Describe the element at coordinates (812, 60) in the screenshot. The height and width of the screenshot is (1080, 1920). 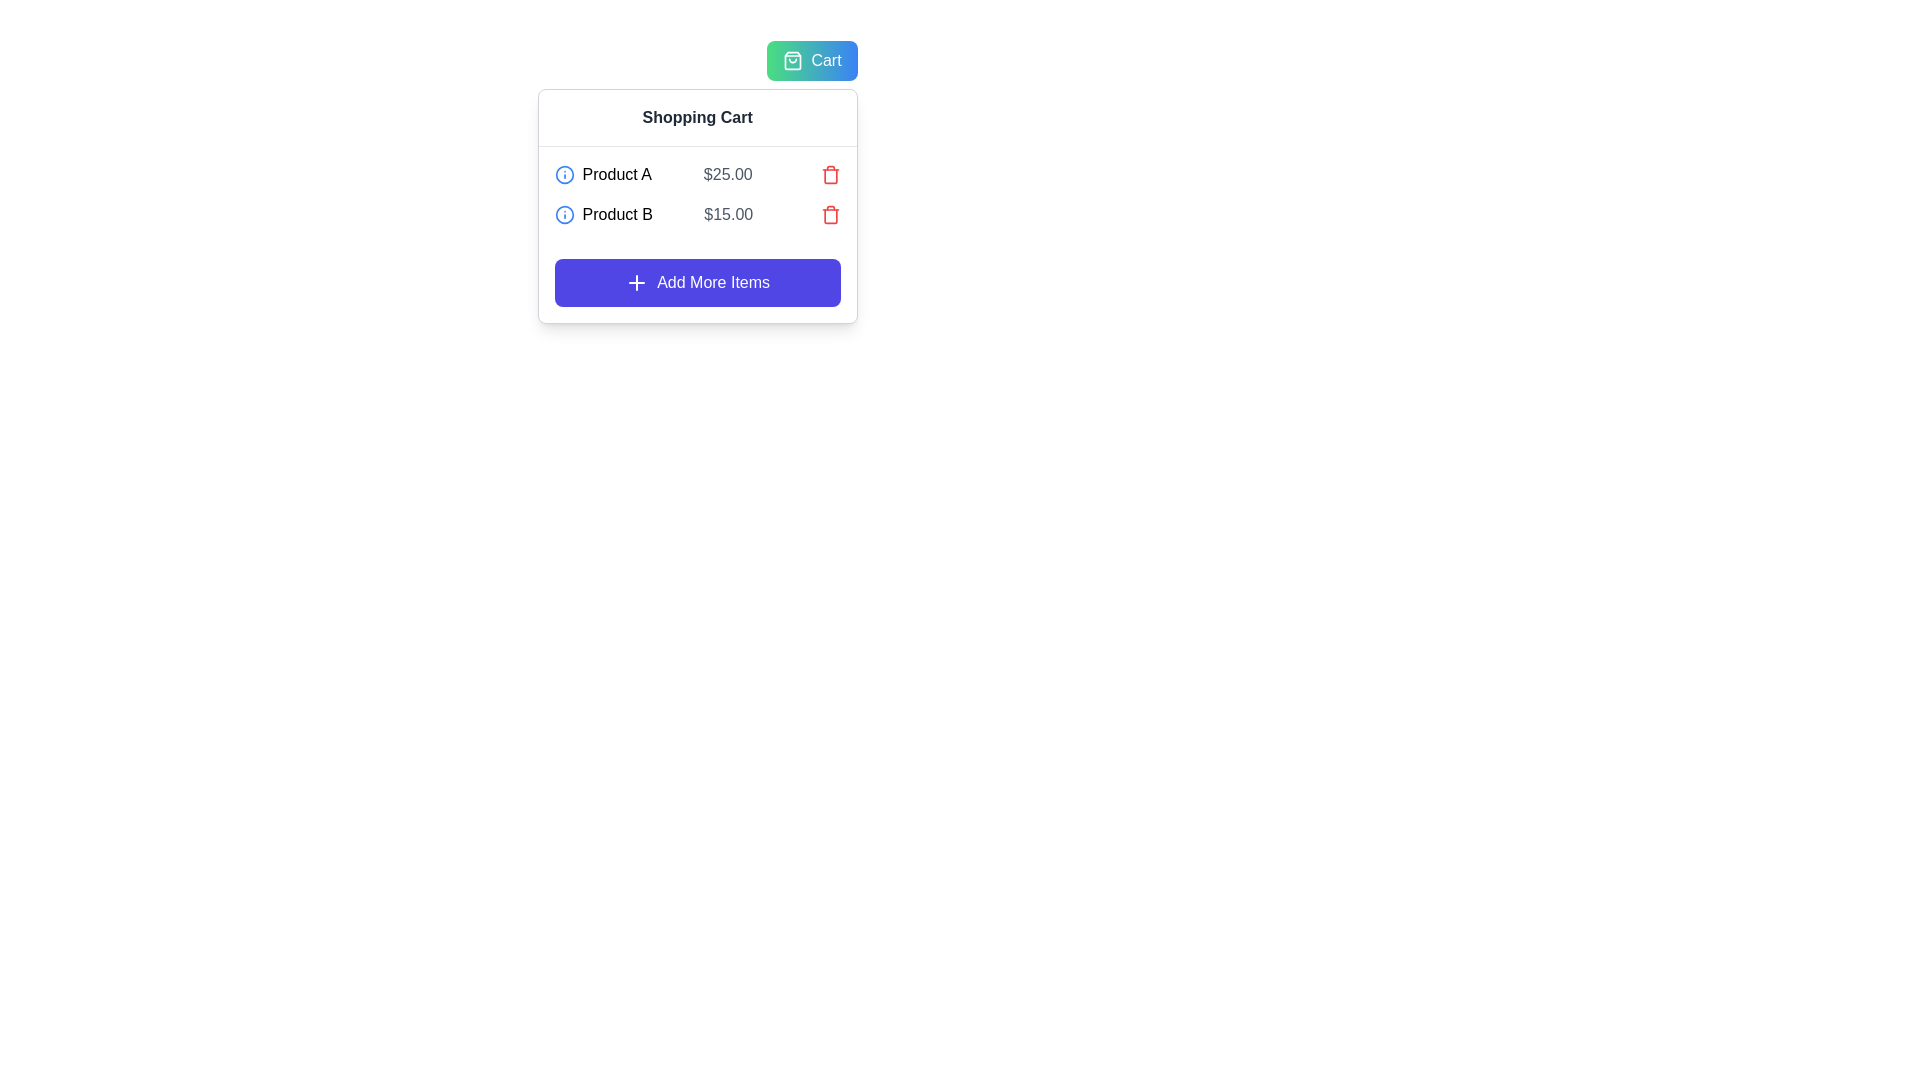
I see `the button located in the top-right corner of the shopping cart interface` at that location.